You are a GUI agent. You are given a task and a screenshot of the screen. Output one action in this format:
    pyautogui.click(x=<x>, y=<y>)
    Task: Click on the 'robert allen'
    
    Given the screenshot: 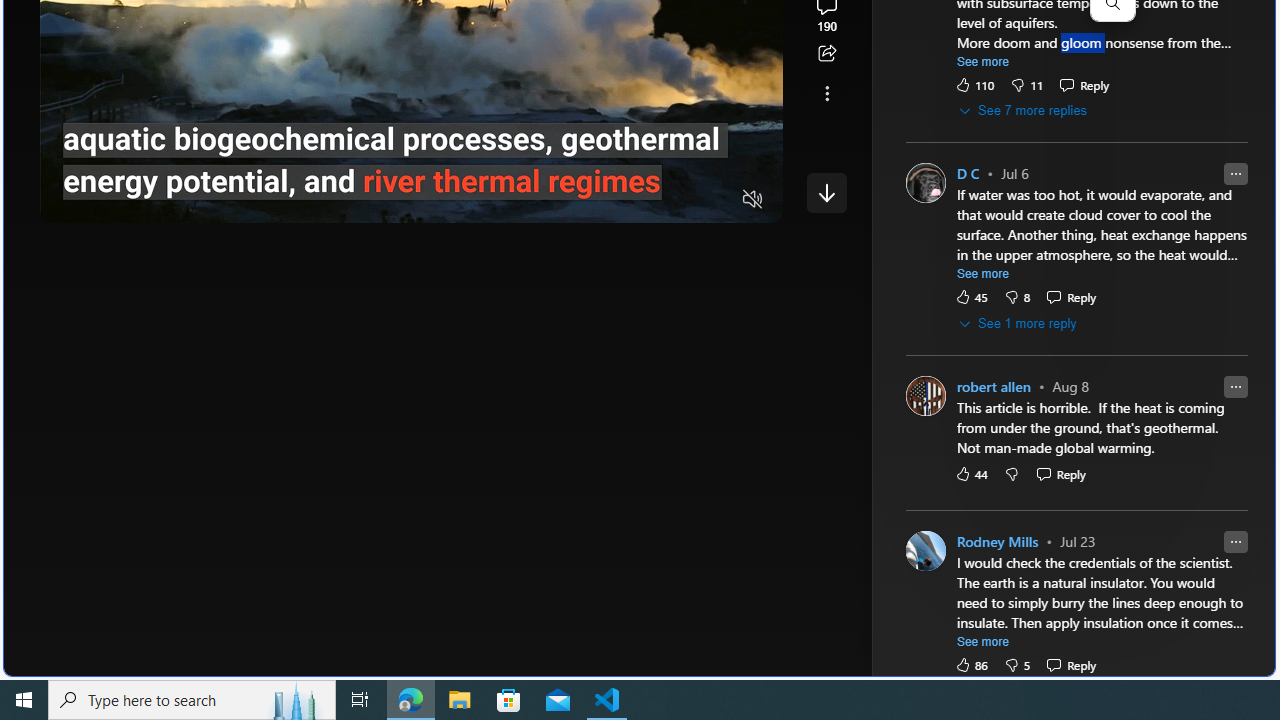 What is the action you would take?
    pyautogui.click(x=993, y=386)
    